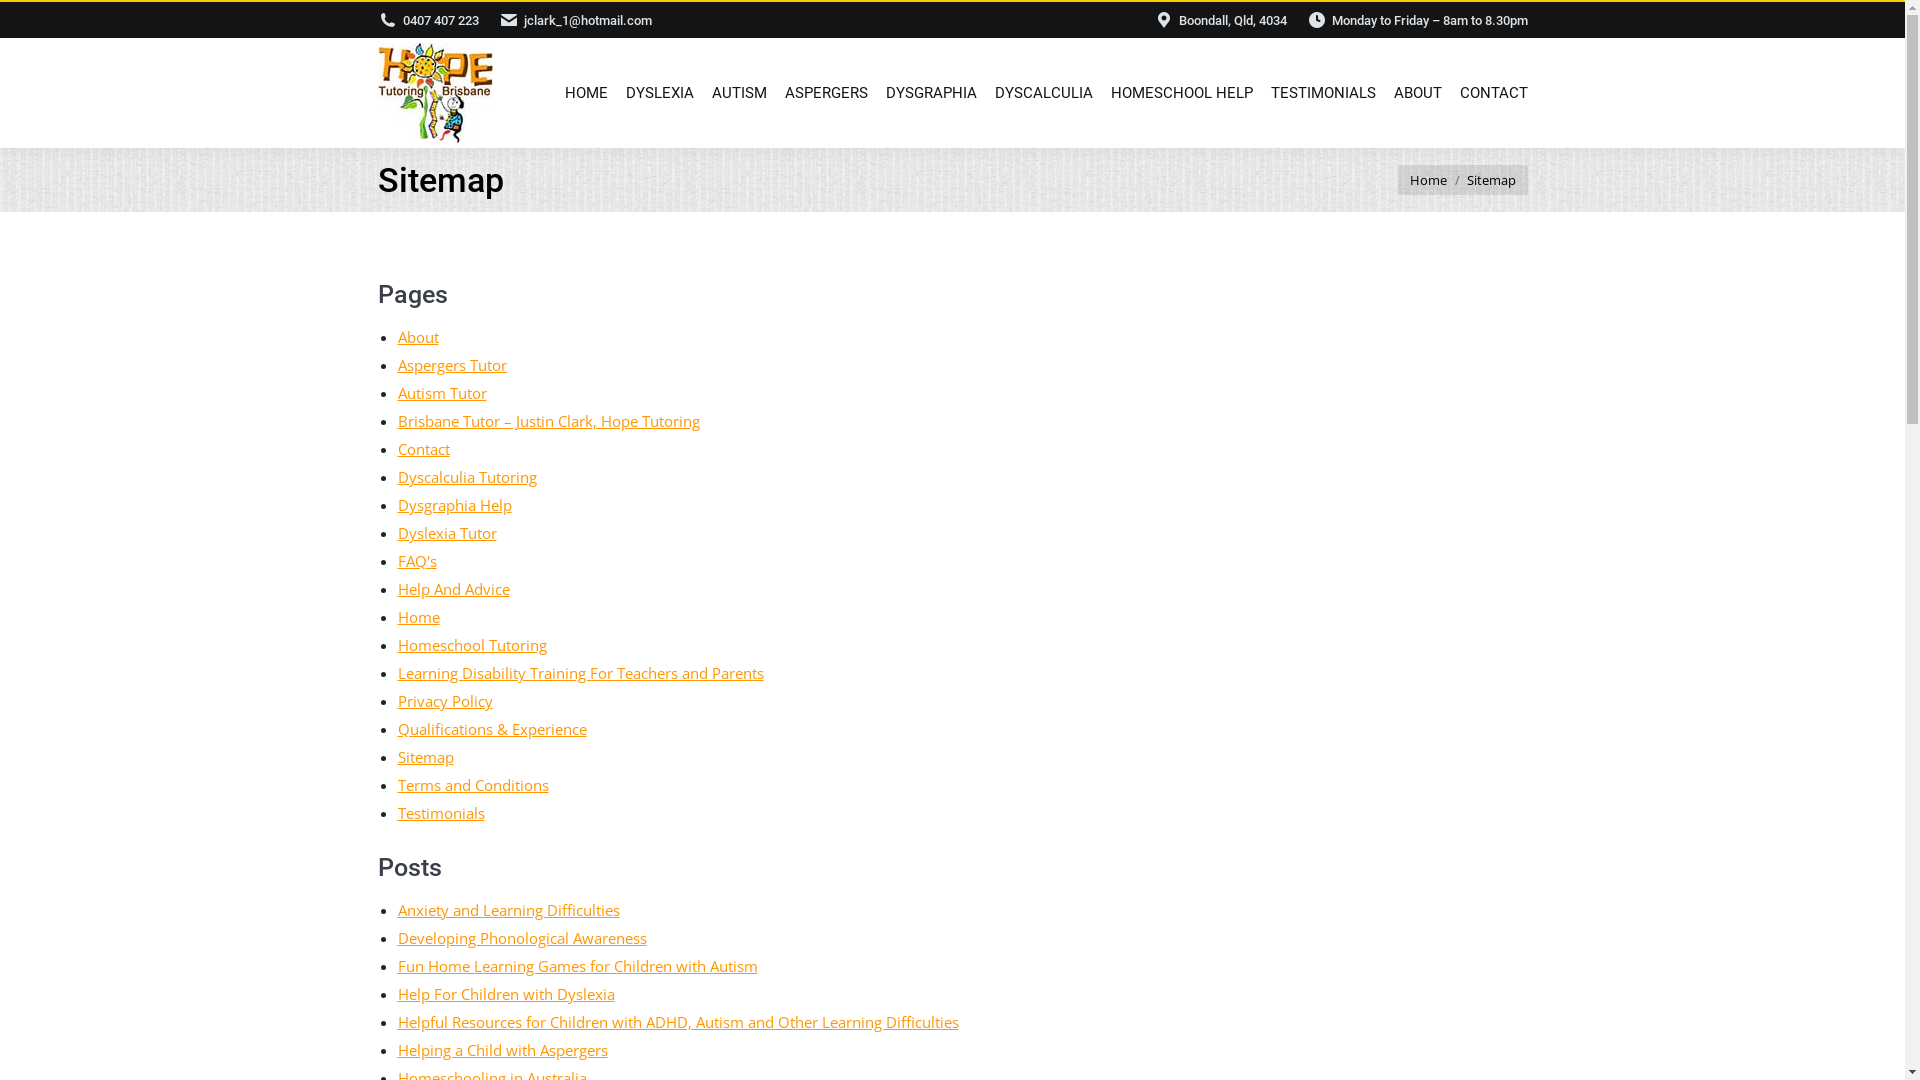  I want to click on 'AUTISM', so click(734, 92).